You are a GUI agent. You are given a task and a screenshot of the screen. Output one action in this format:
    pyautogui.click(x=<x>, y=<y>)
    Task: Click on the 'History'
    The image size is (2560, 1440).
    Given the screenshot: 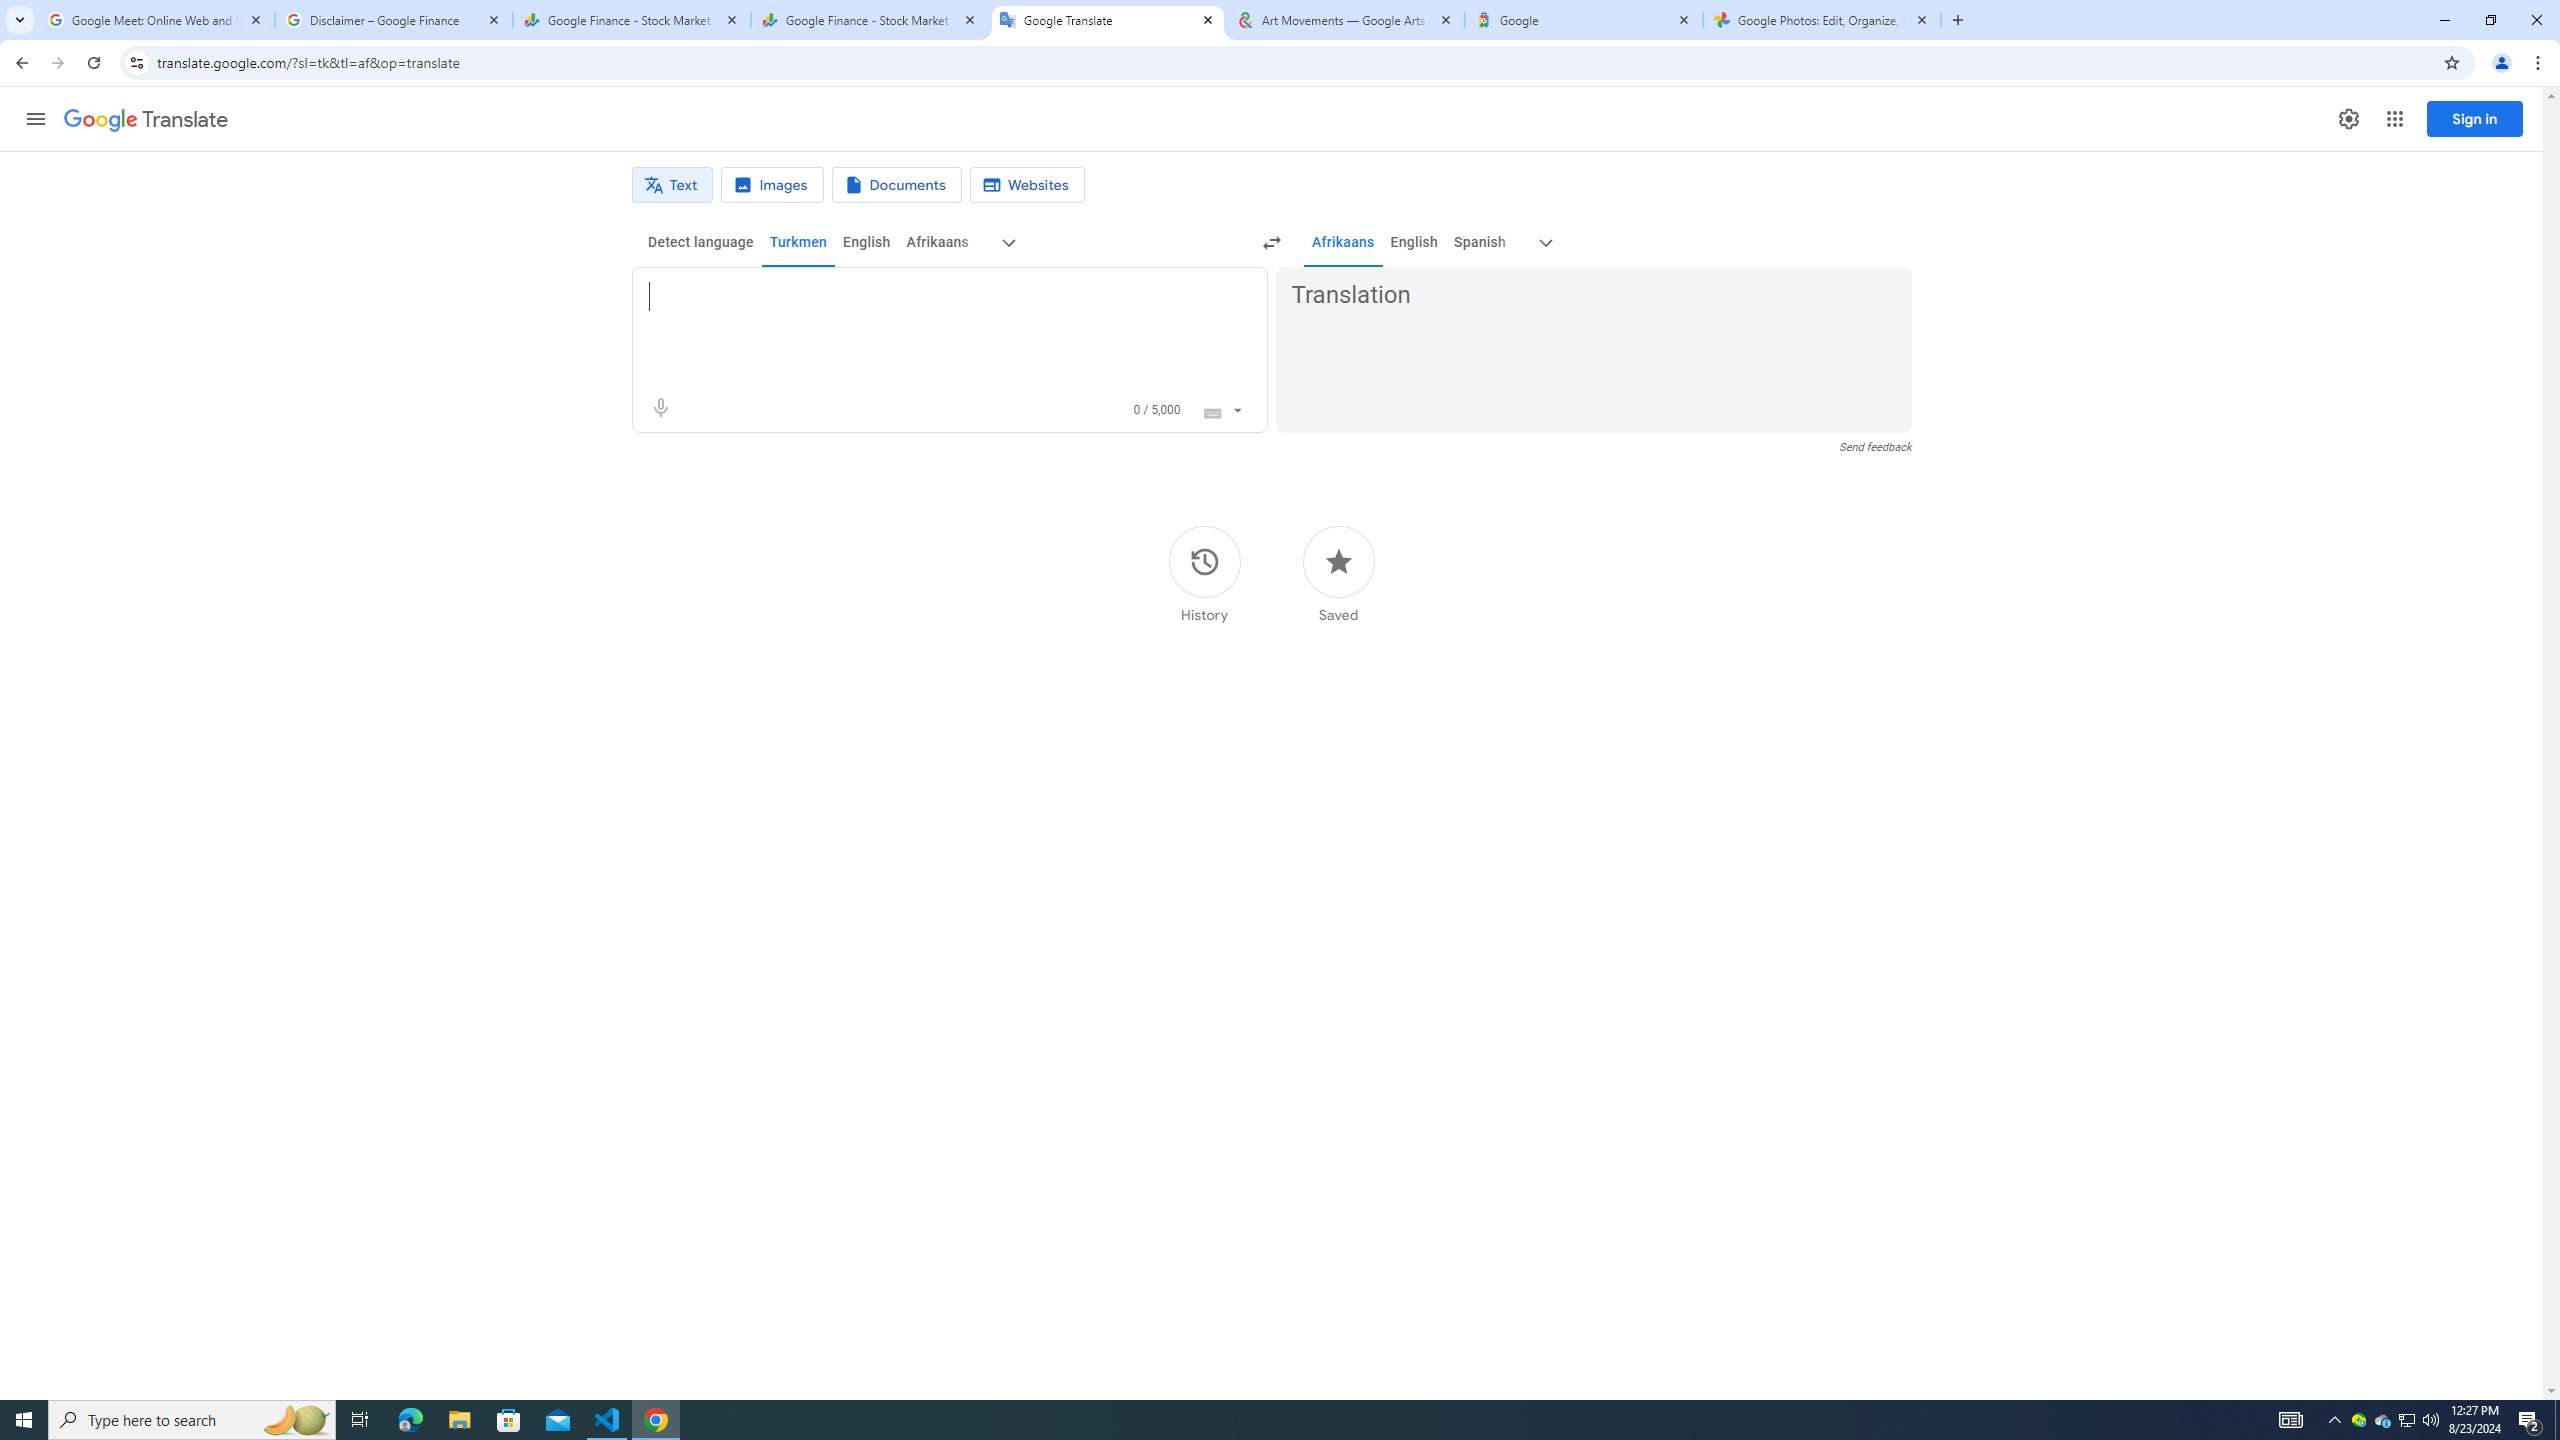 What is the action you would take?
    pyautogui.click(x=1203, y=574)
    